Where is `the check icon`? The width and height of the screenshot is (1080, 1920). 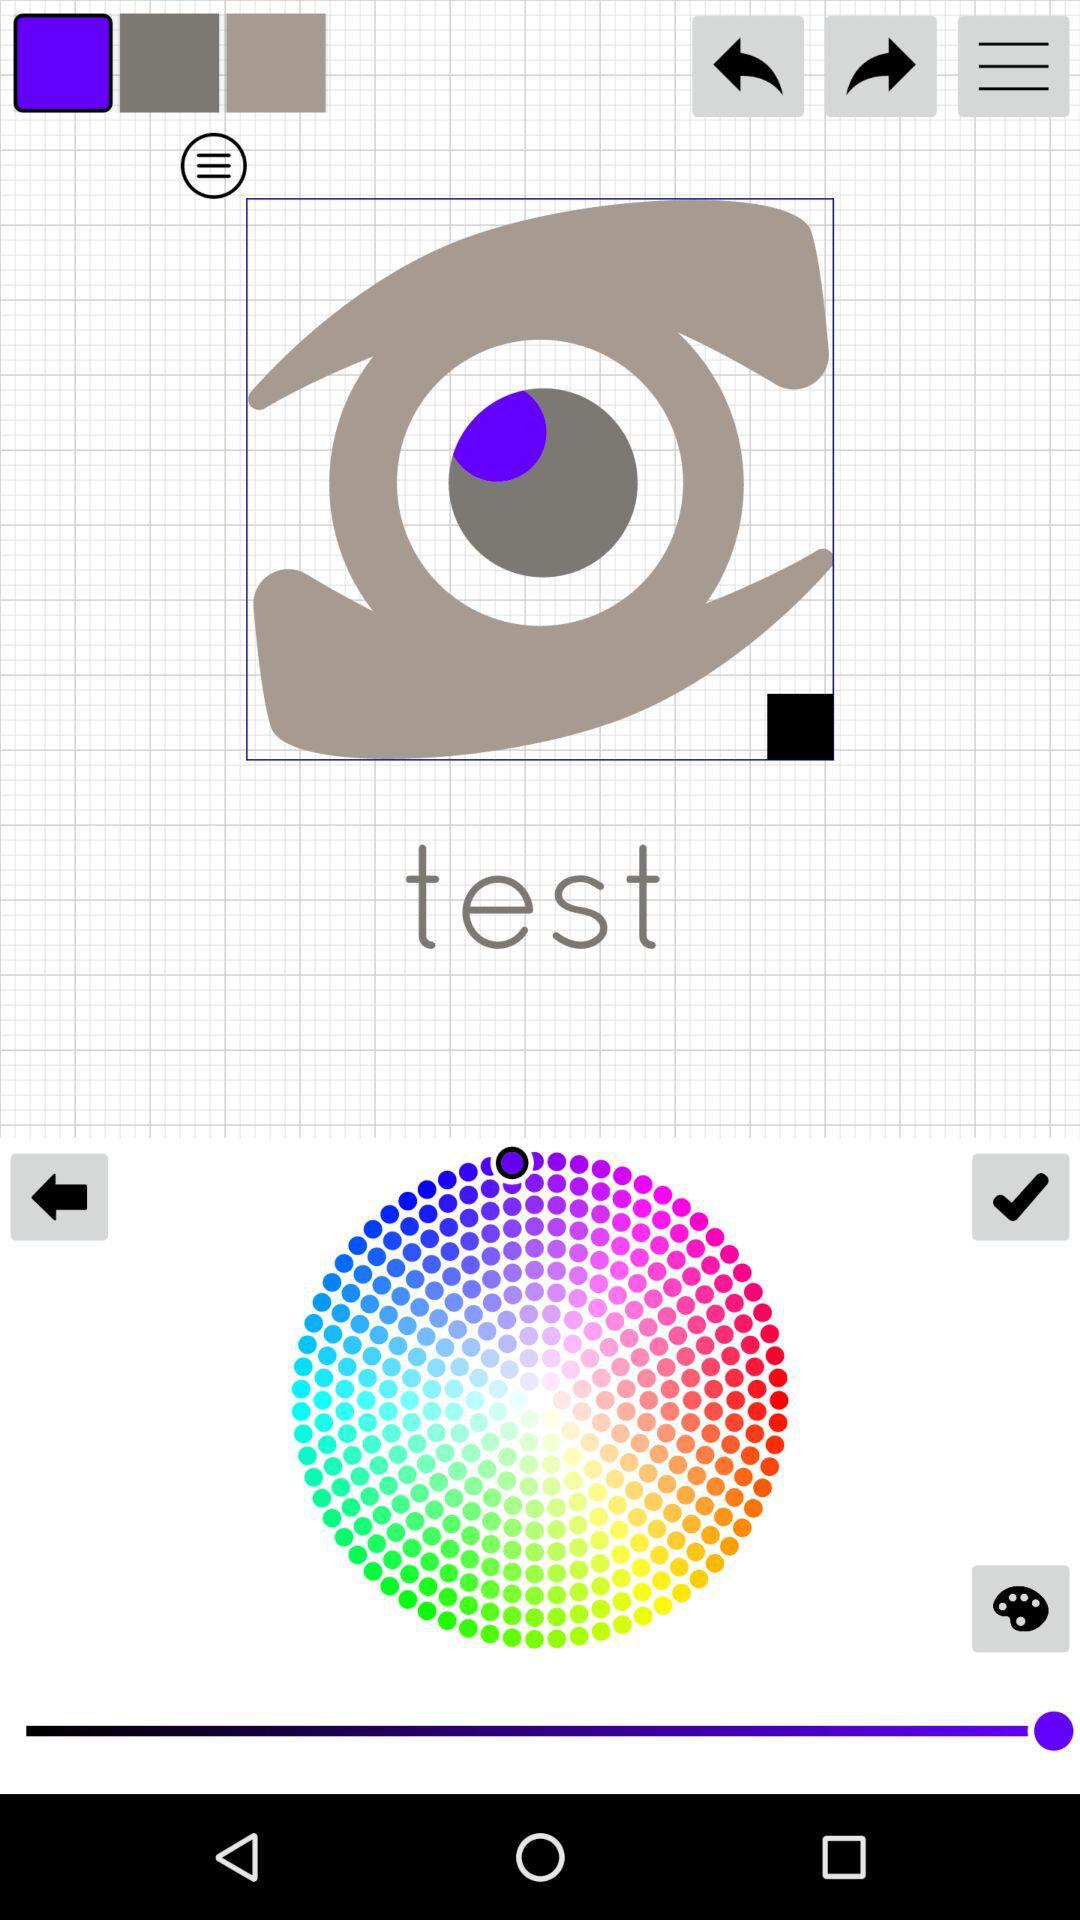 the check icon is located at coordinates (1020, 1196).